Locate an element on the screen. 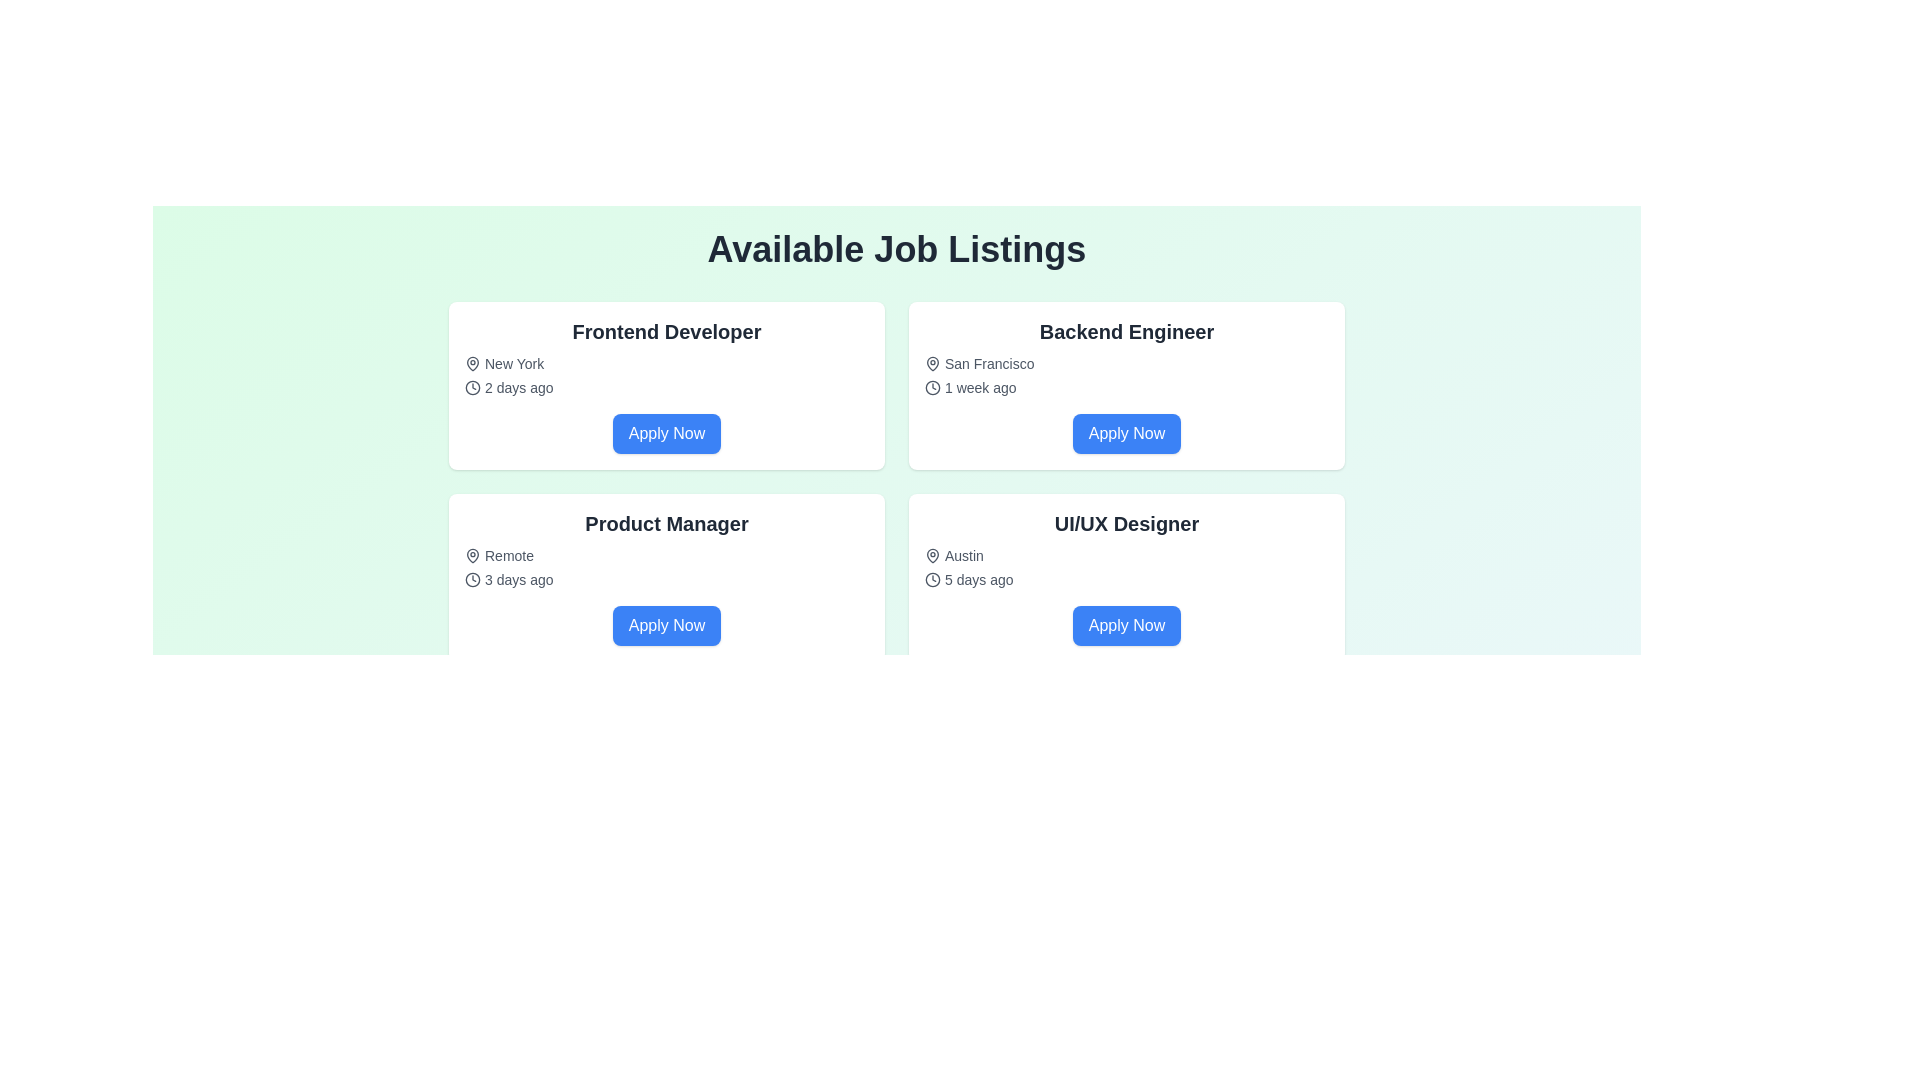  the map point icon located in the upper-left area of the 'Frontend Developer' job listing card, positioned immediately to the left of the text 'New York' is located at coordinates (472, 362).